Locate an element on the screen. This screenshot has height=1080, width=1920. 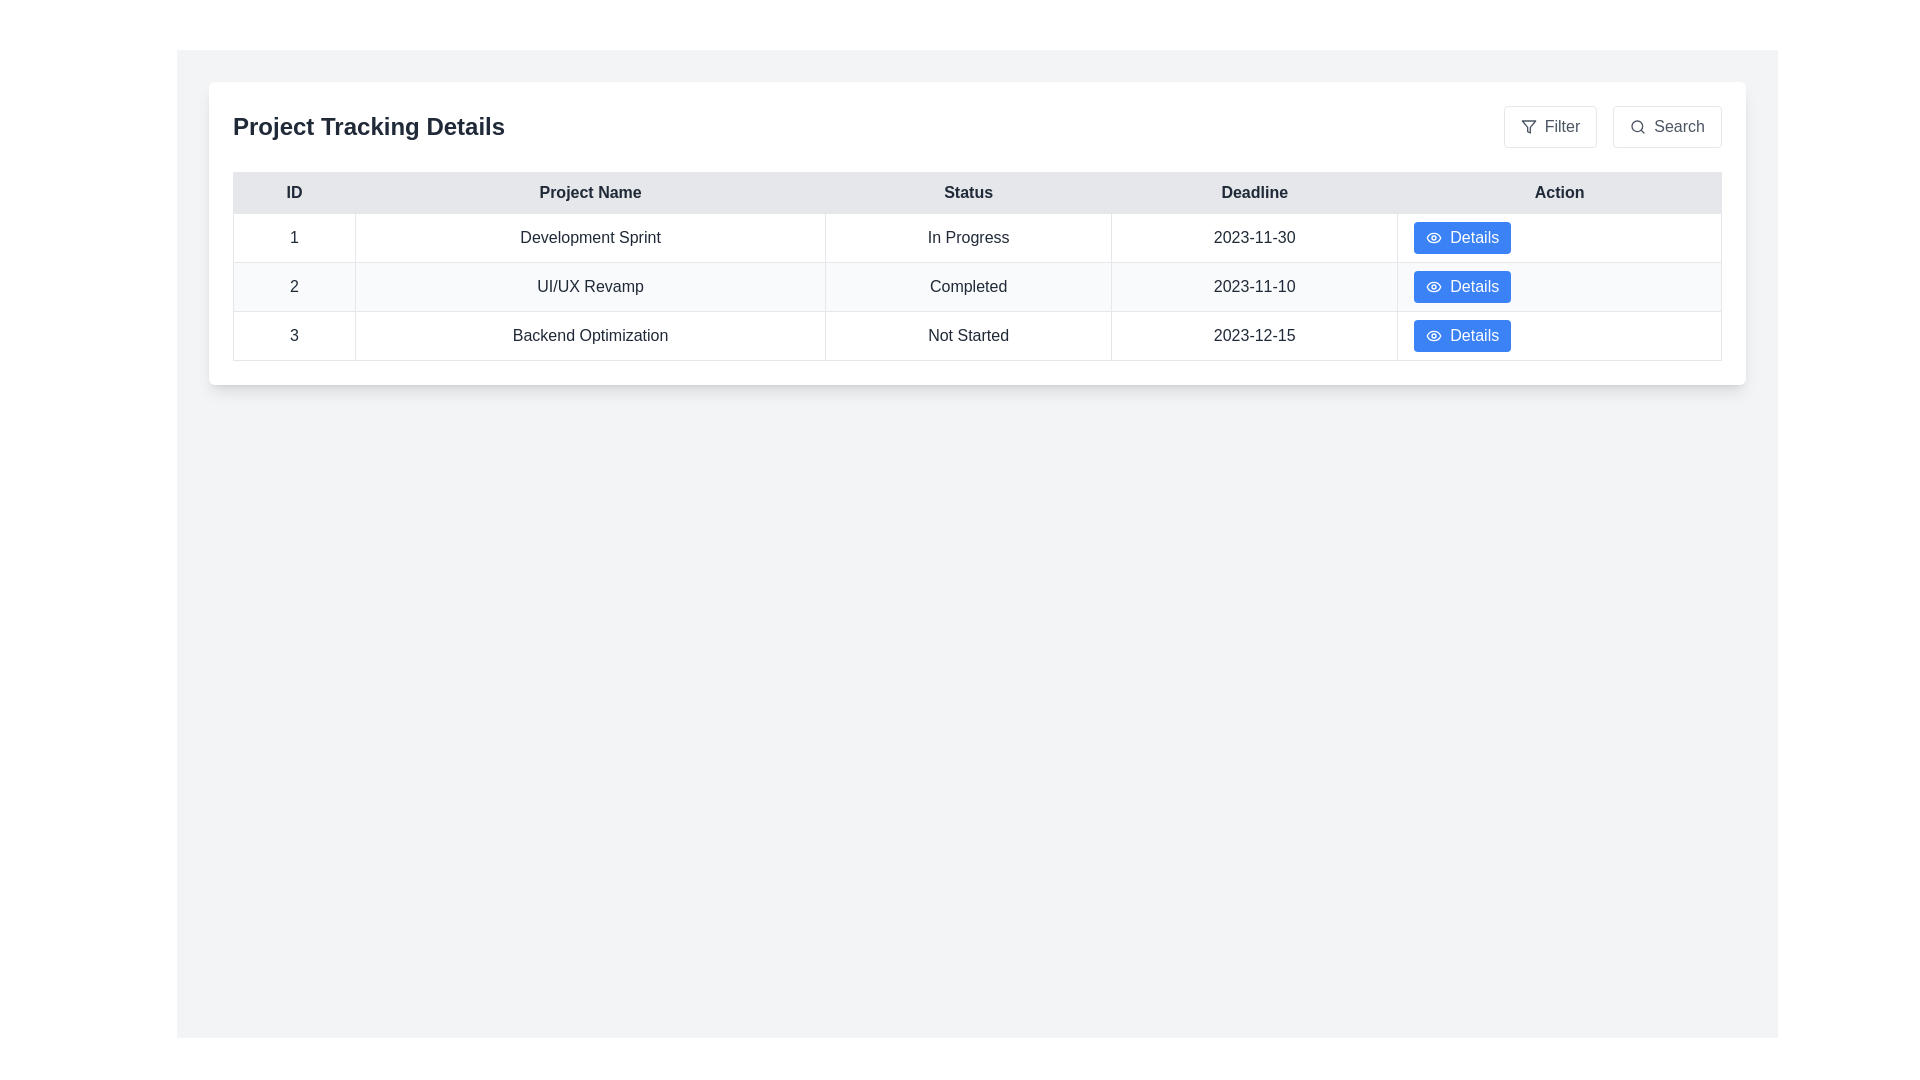
the SVG filter icon located within the 'Filter' button, which is positioned is located at coordinates (1527, 127).